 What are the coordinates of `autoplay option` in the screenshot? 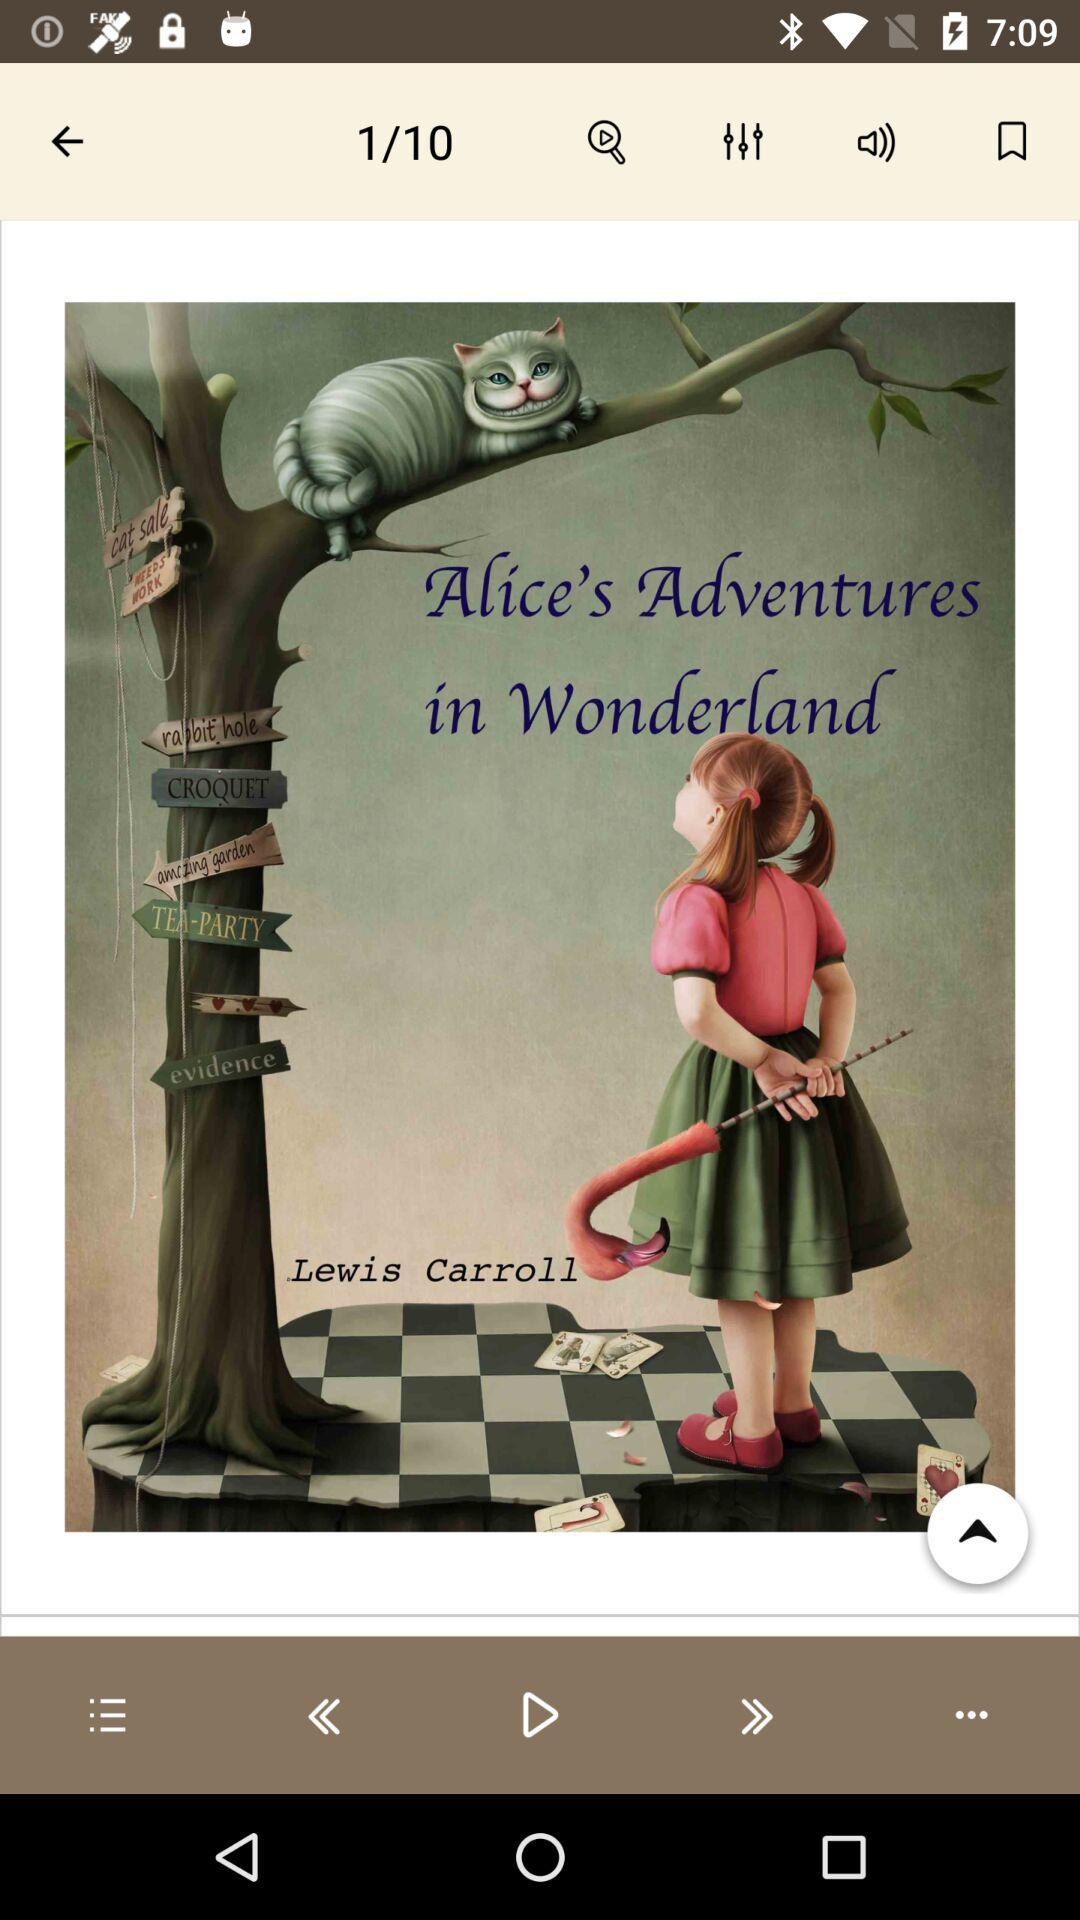 It's located at (971, 1714).